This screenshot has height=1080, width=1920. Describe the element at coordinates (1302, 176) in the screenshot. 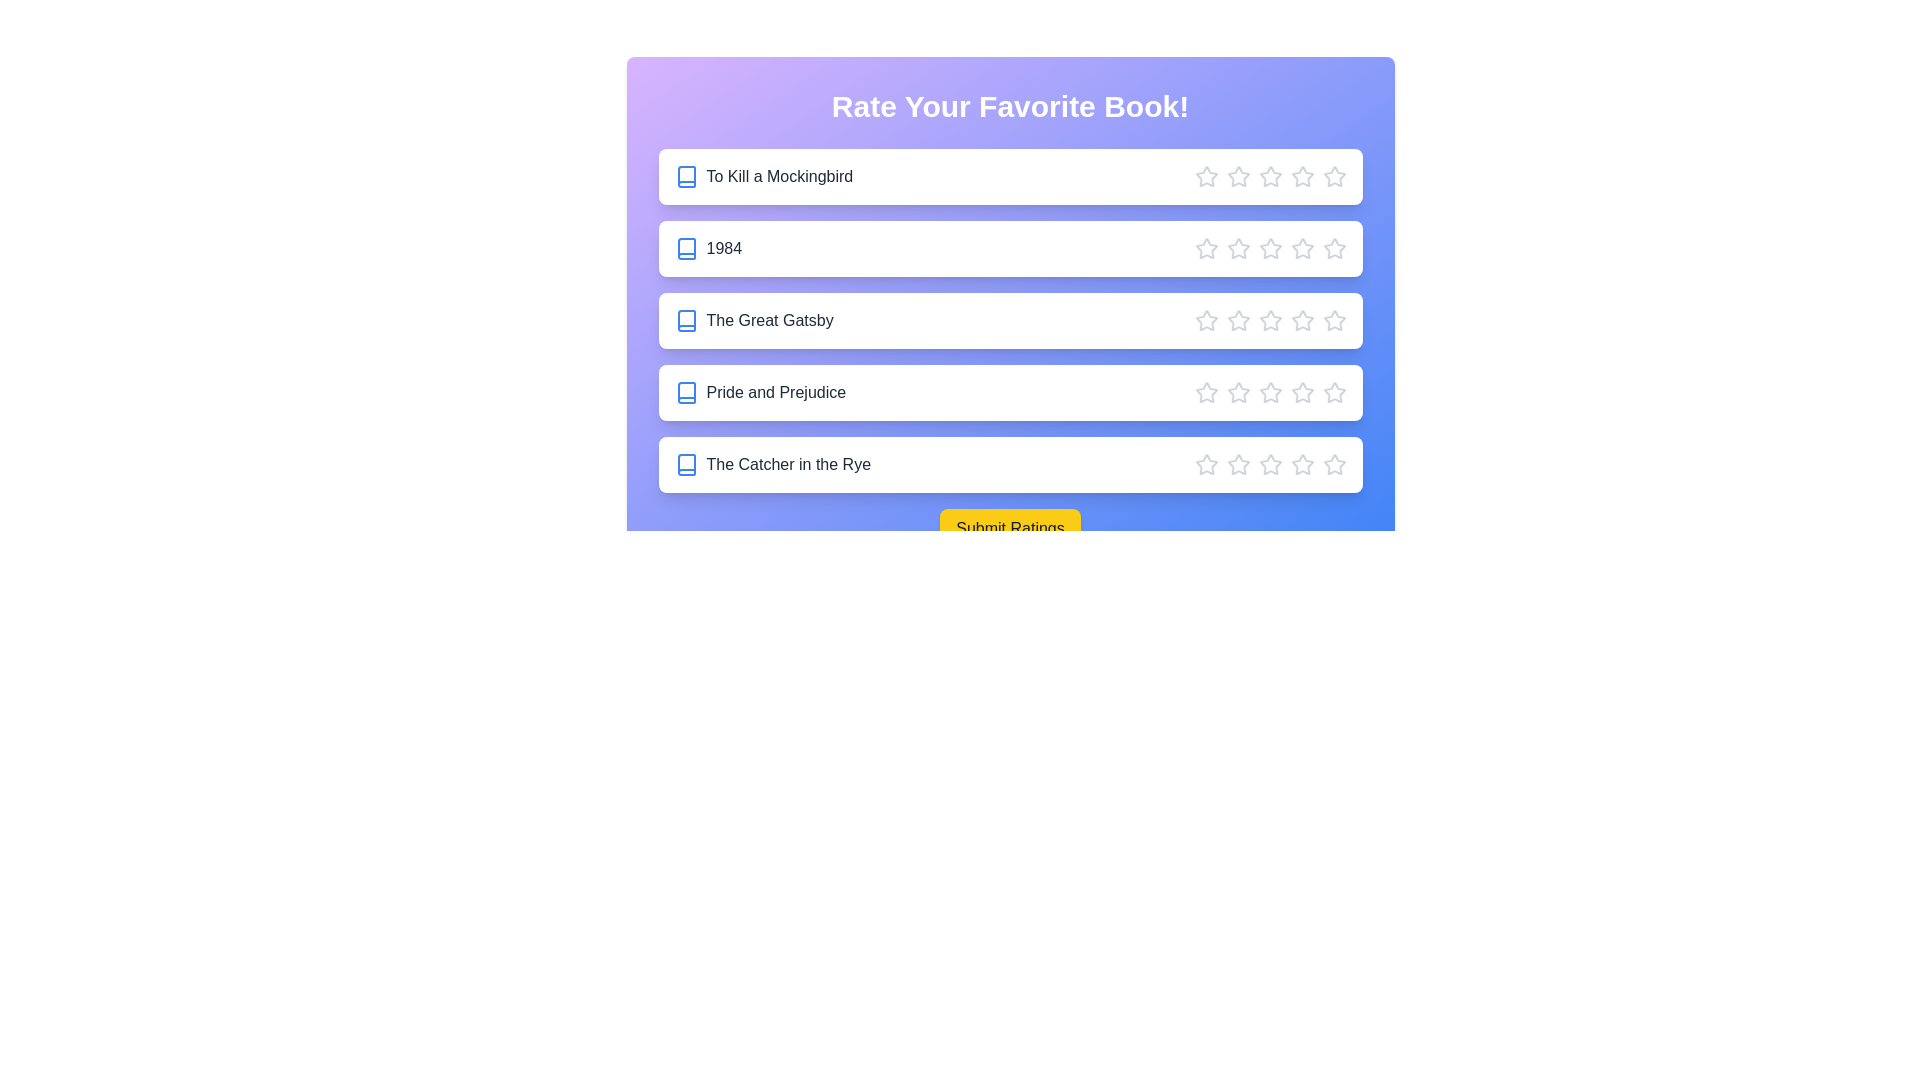

I see `the star corresponding to 4 stars for the book To Kill a Mockingbird` at that location.